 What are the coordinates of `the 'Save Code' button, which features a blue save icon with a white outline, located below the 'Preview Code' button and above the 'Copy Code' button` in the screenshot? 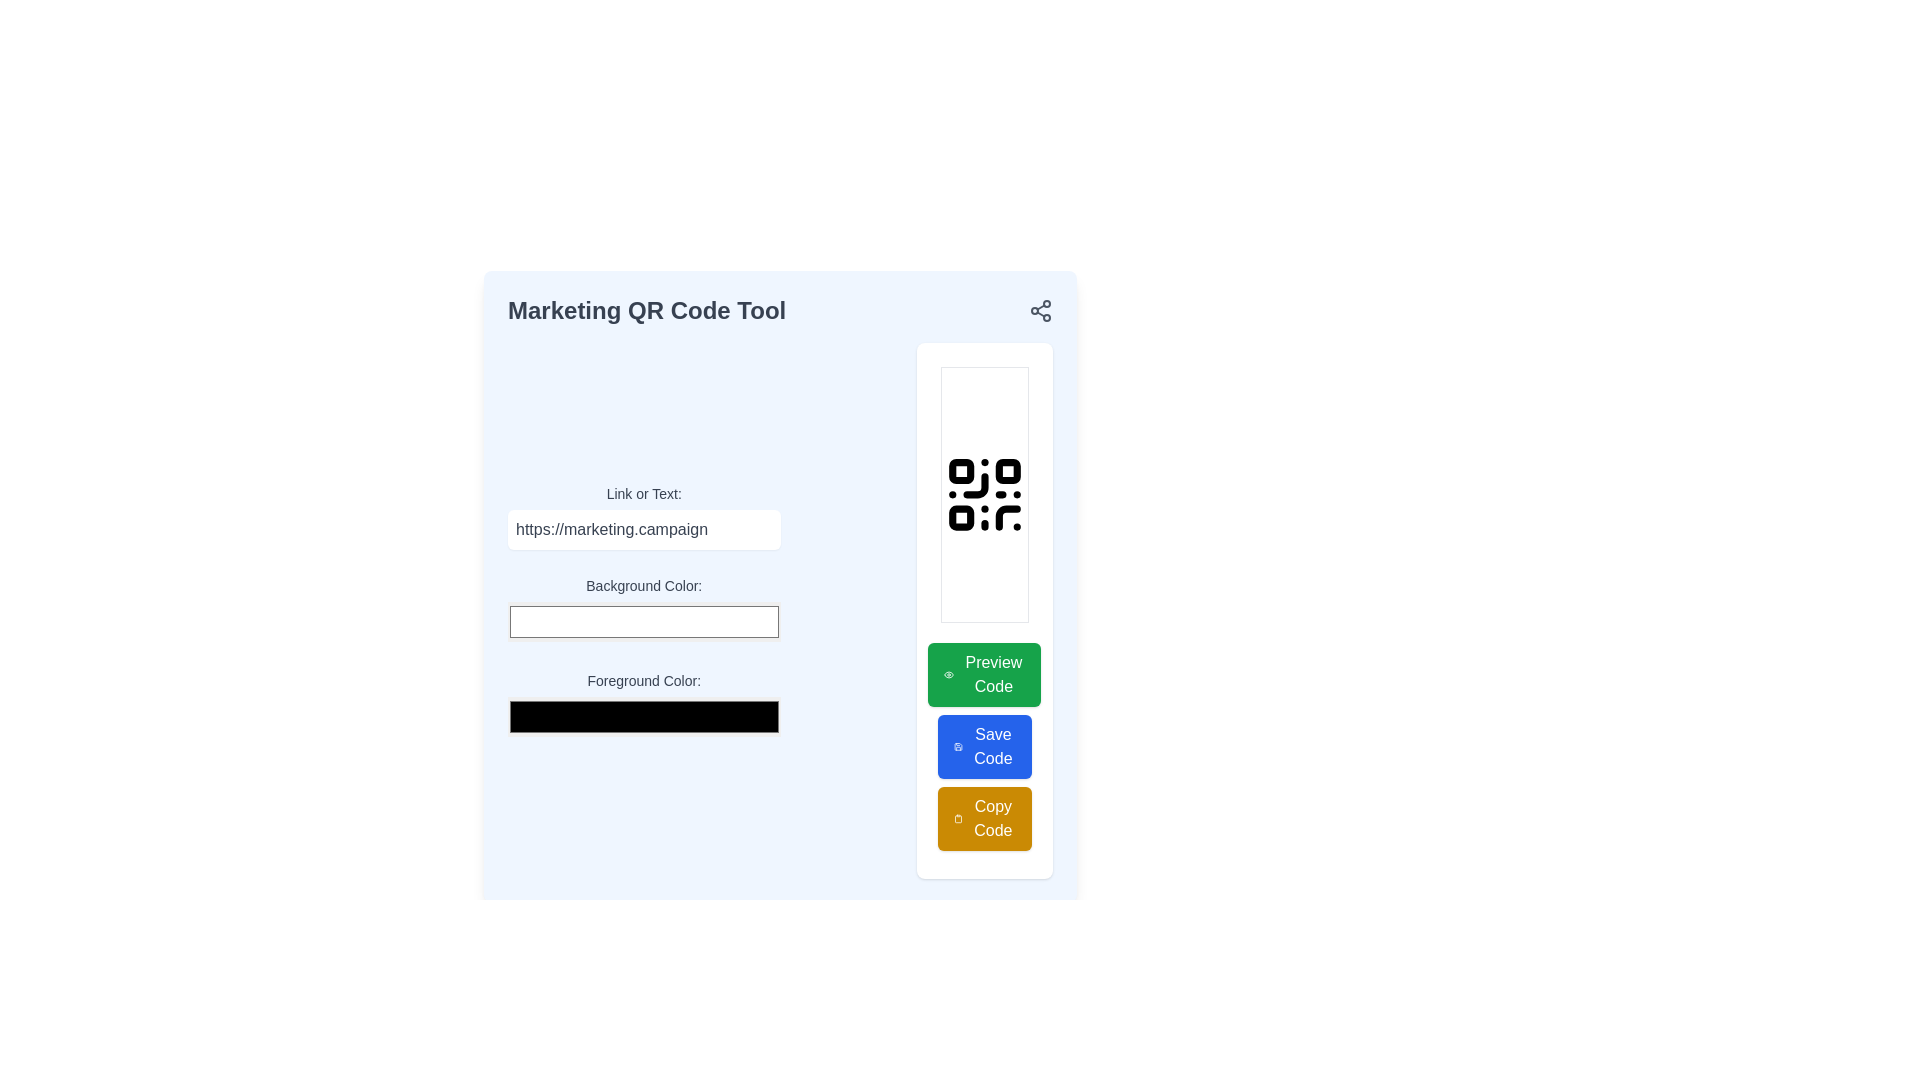 It's located at (957, 747).